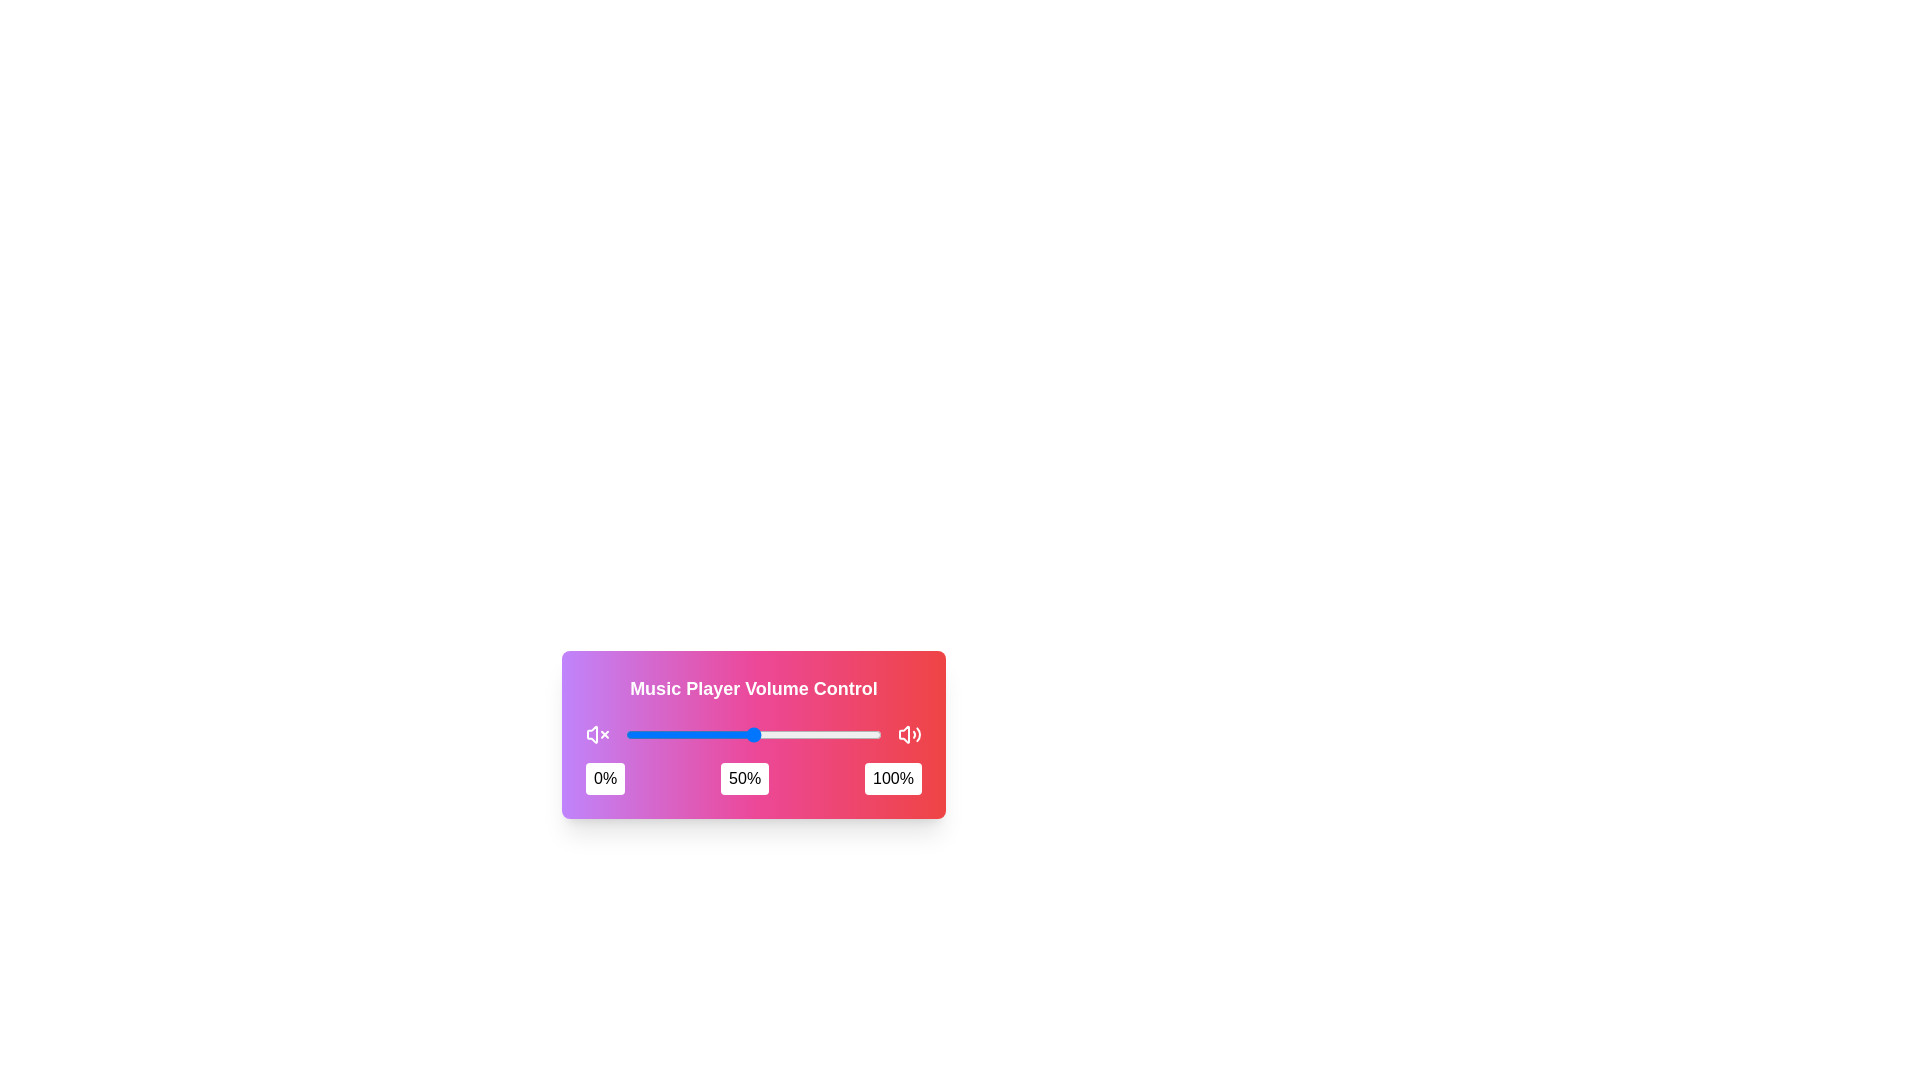  What do you see at coordinates (840, 735) in the screenshot?
I see `the slider to set the volume to 84%` at bounding box center [840, 735].